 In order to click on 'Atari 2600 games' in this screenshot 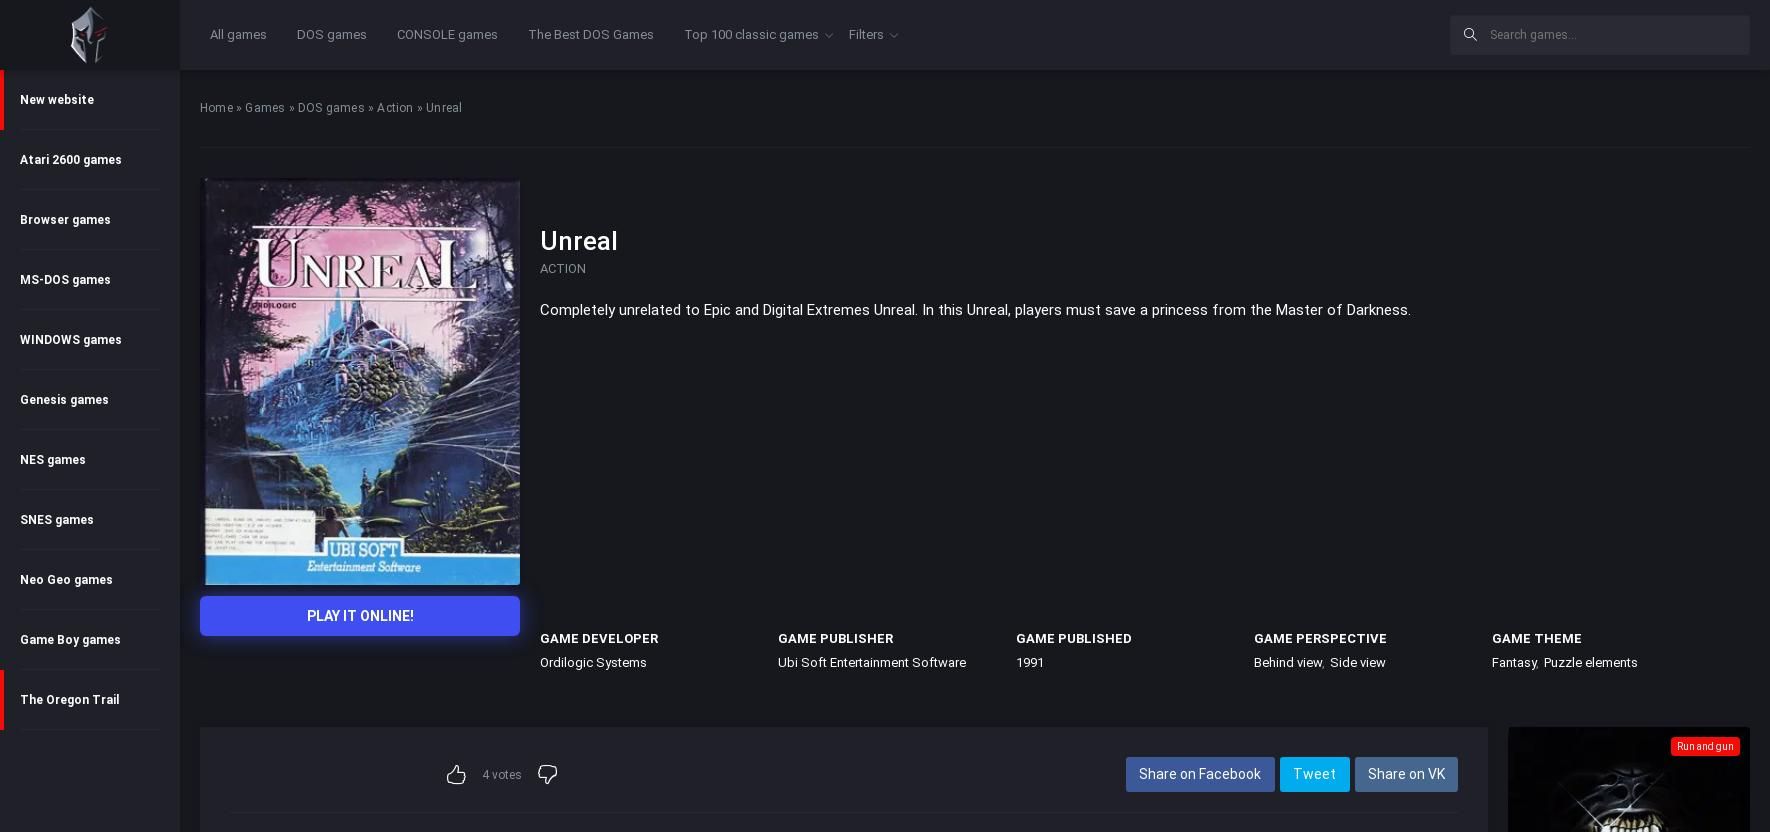, I will do `click(69, 158)`.